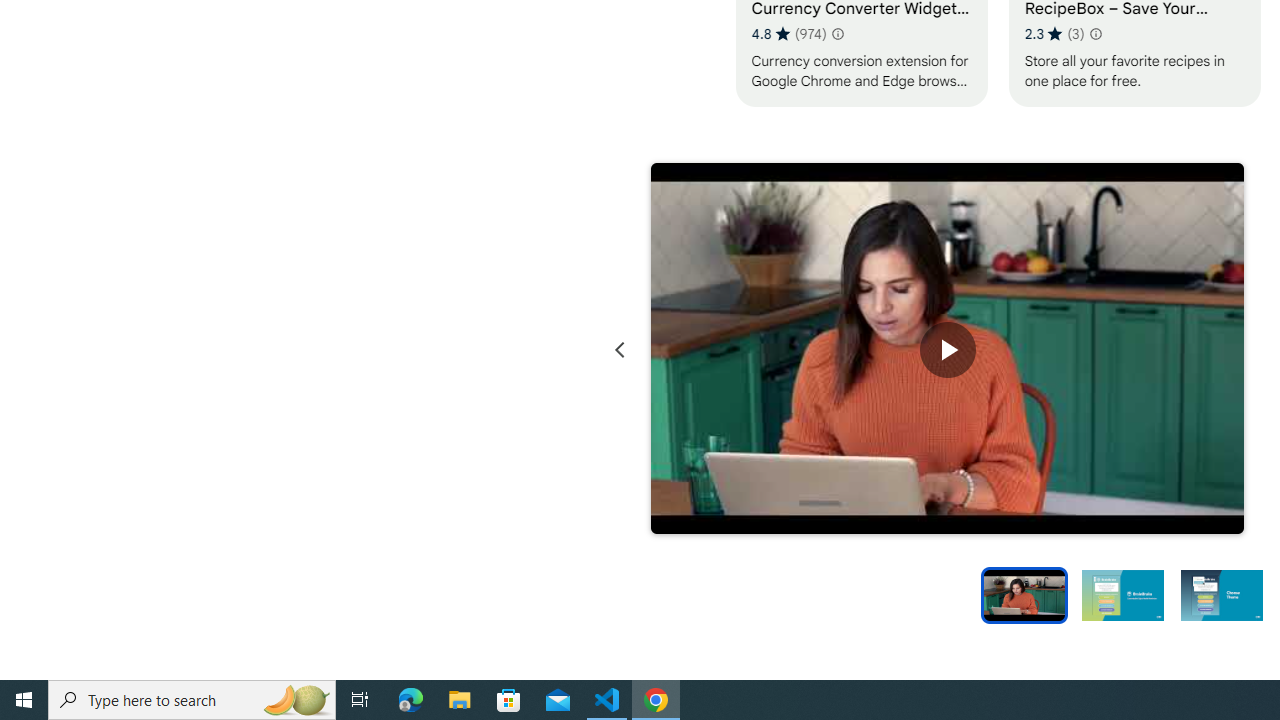 This screenshot has height=720, width=1280. I want to click on 'Item video thumbnail', so click(1024, 593).